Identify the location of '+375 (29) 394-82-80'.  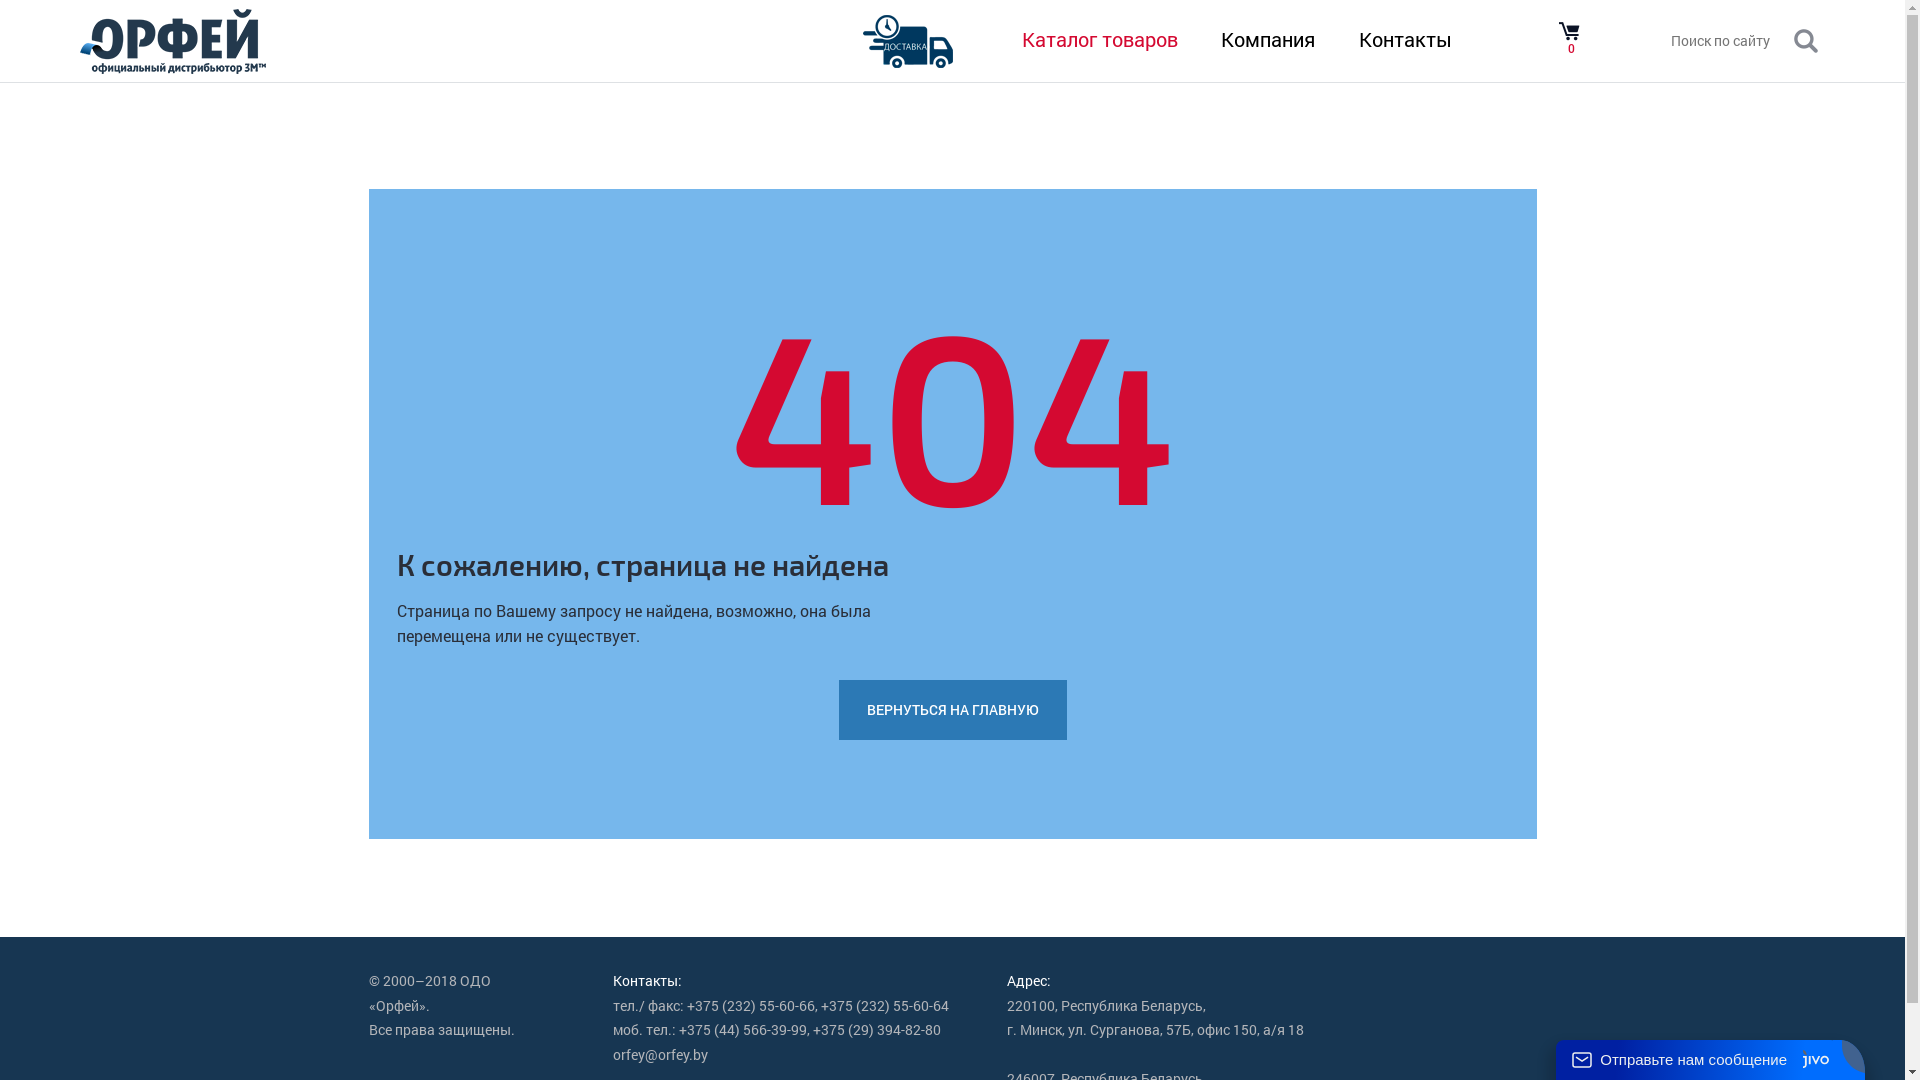
(877, 1030).